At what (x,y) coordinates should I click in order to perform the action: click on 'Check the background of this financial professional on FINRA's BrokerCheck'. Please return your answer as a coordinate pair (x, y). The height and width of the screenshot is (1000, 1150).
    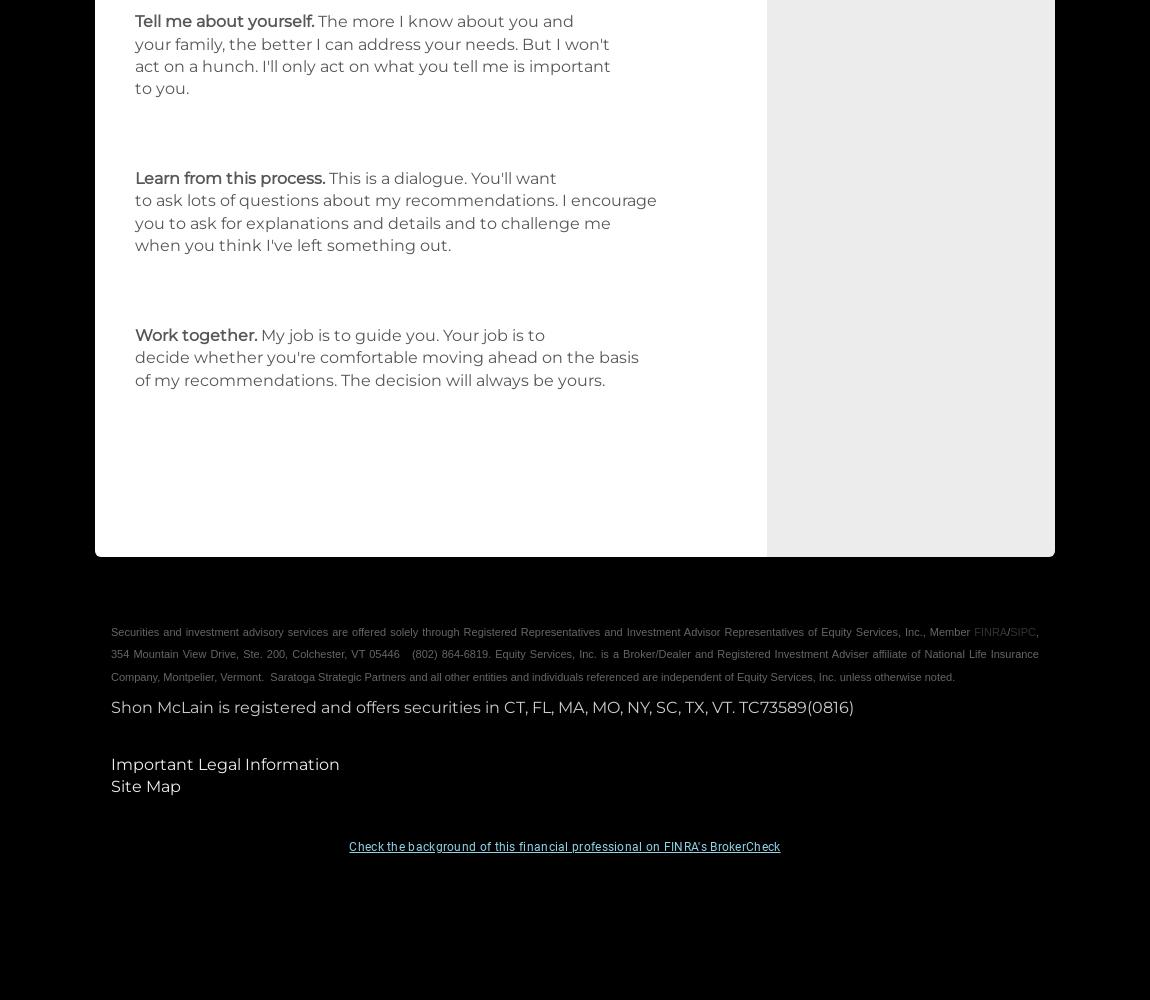
    Looking at the image, I should click on (564, 845).